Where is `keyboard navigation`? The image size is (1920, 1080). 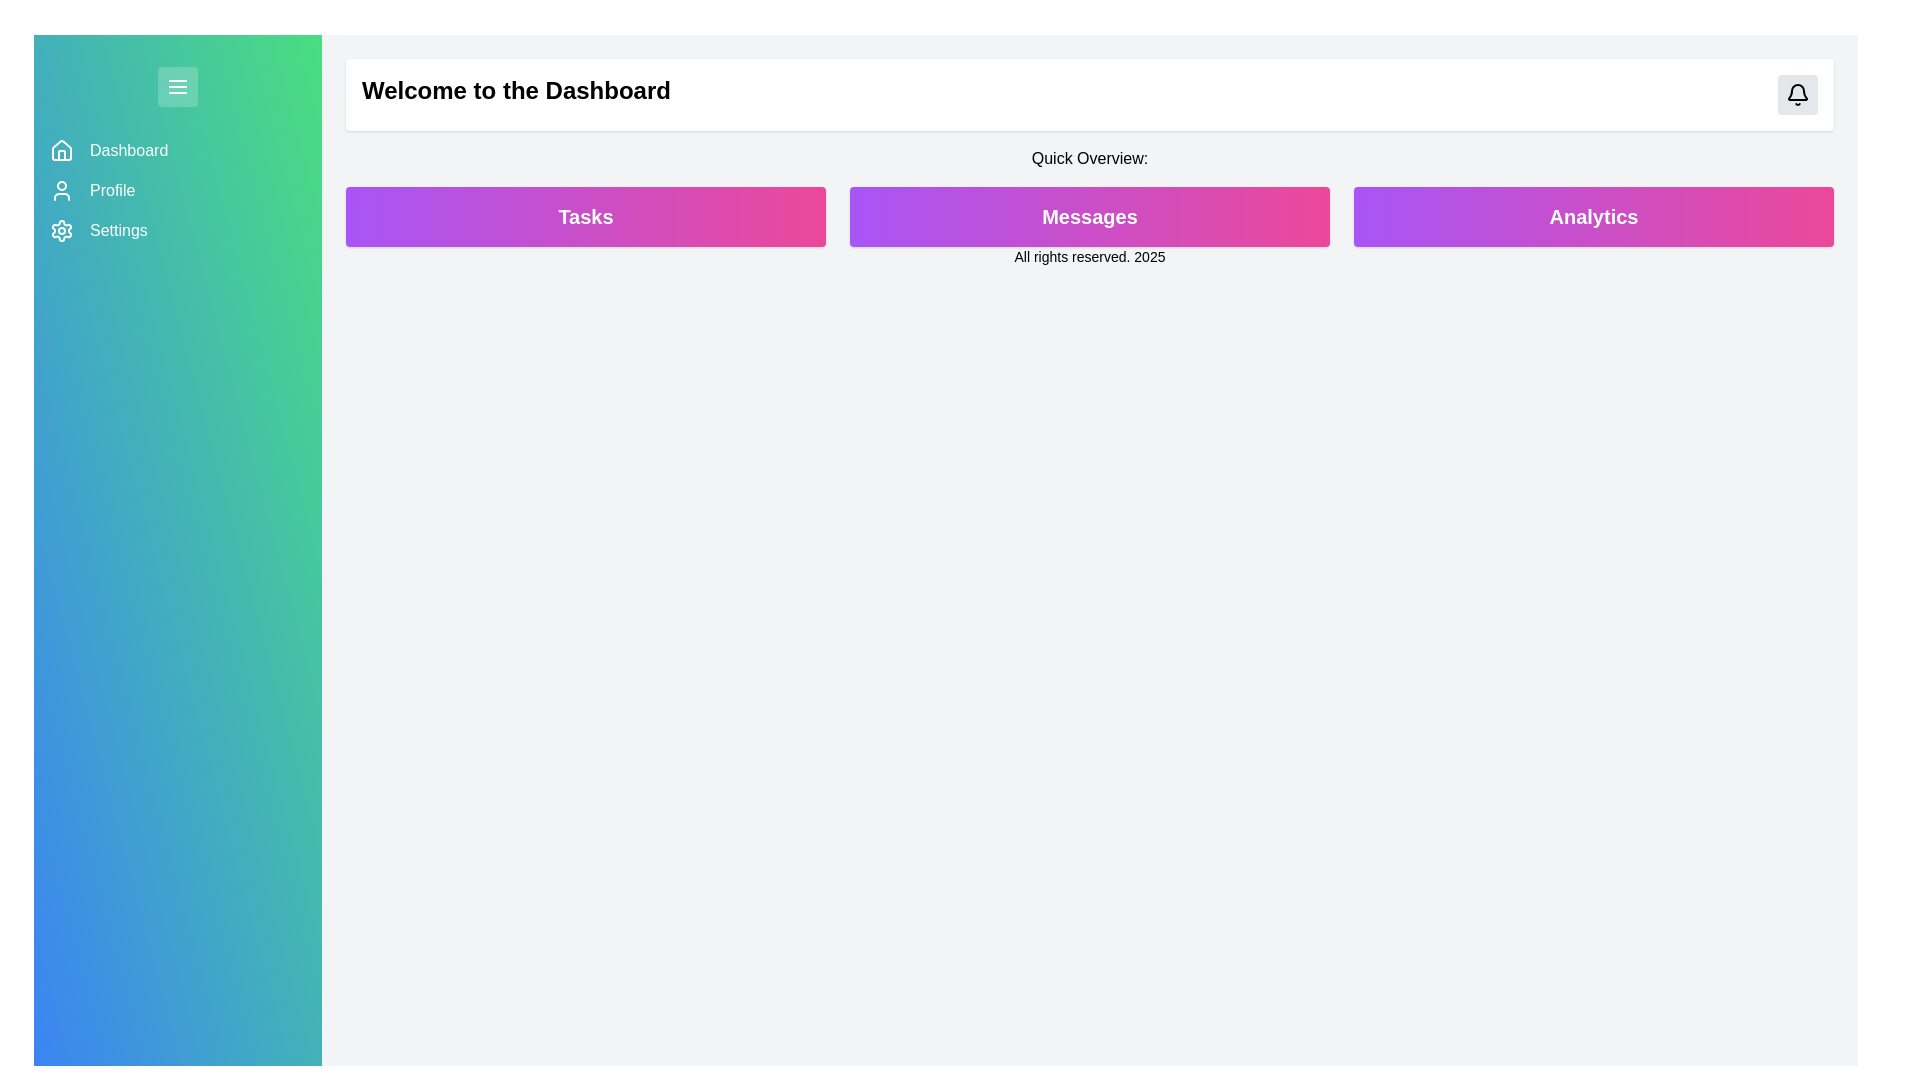
keyboard navigation is located at coordinates (128, 149).